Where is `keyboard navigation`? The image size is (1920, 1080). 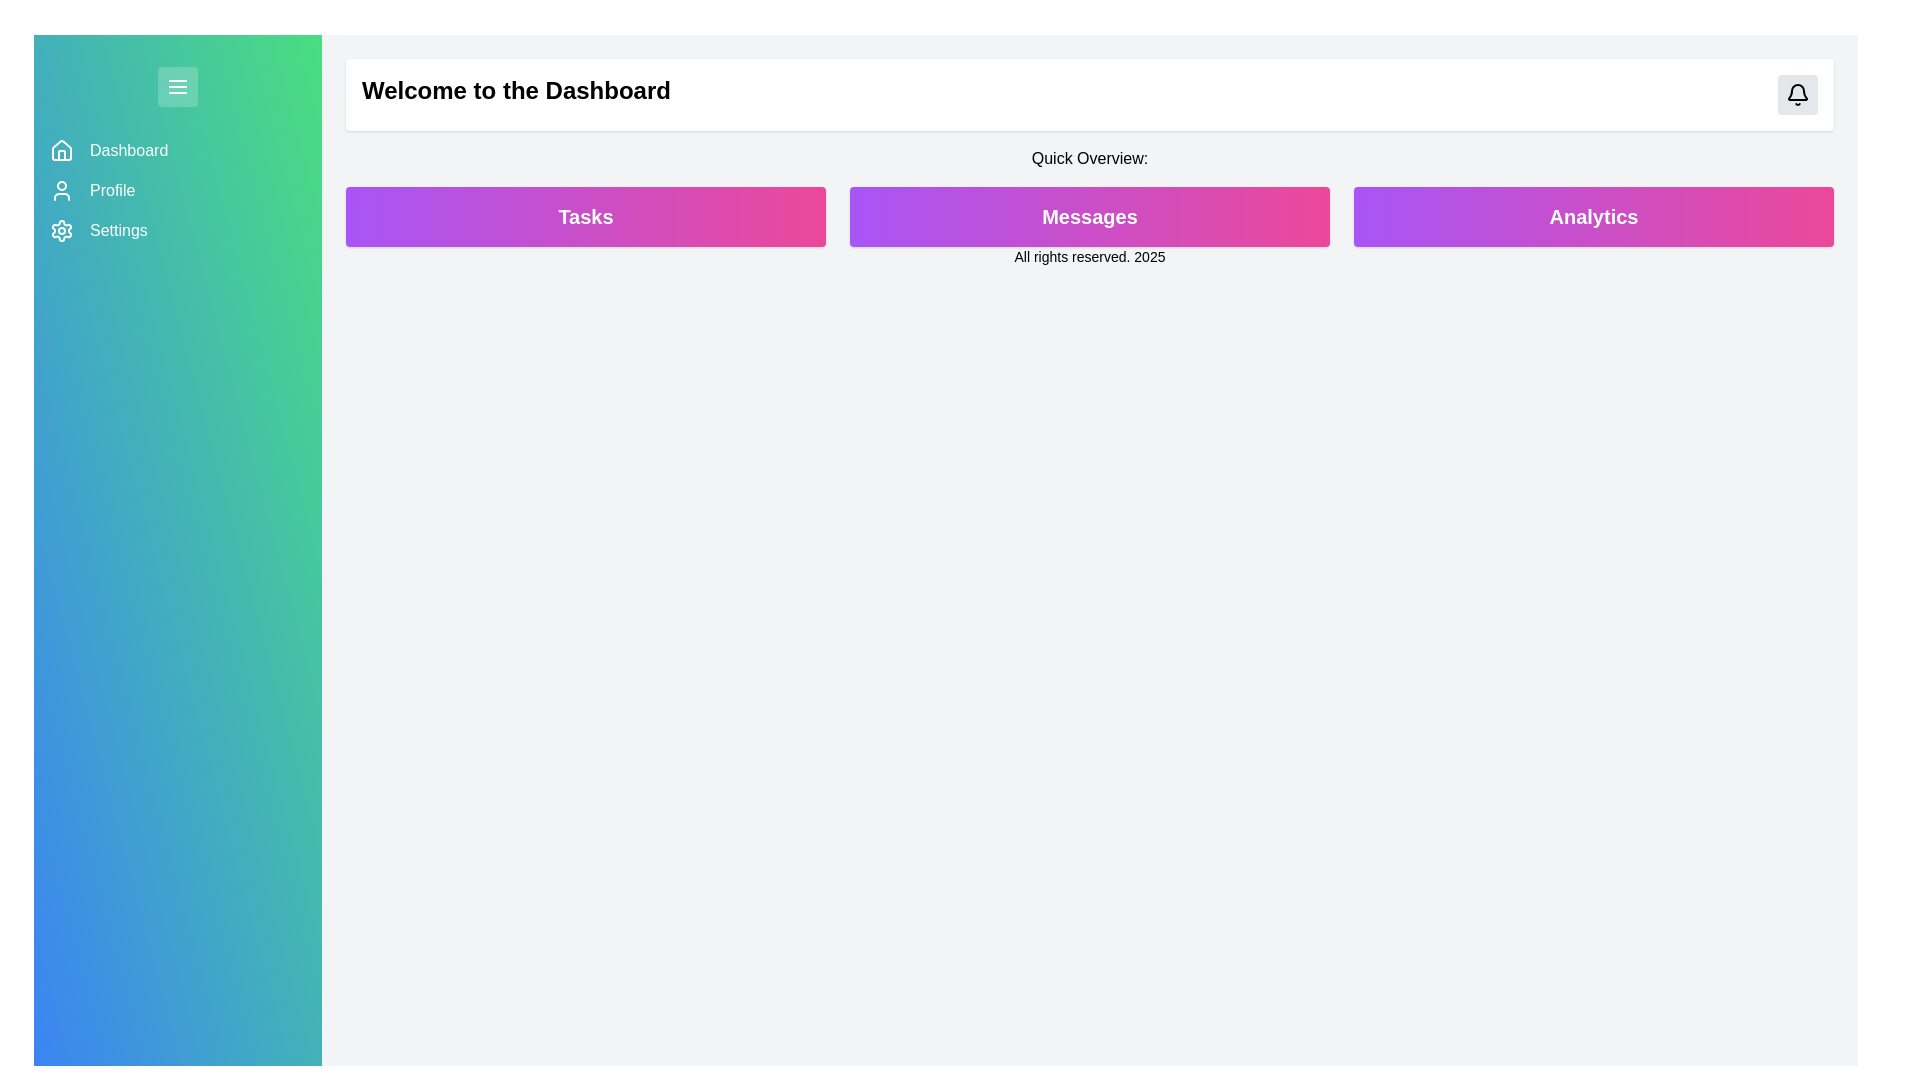
keyboard navigation is located at coordinates (128, 149).